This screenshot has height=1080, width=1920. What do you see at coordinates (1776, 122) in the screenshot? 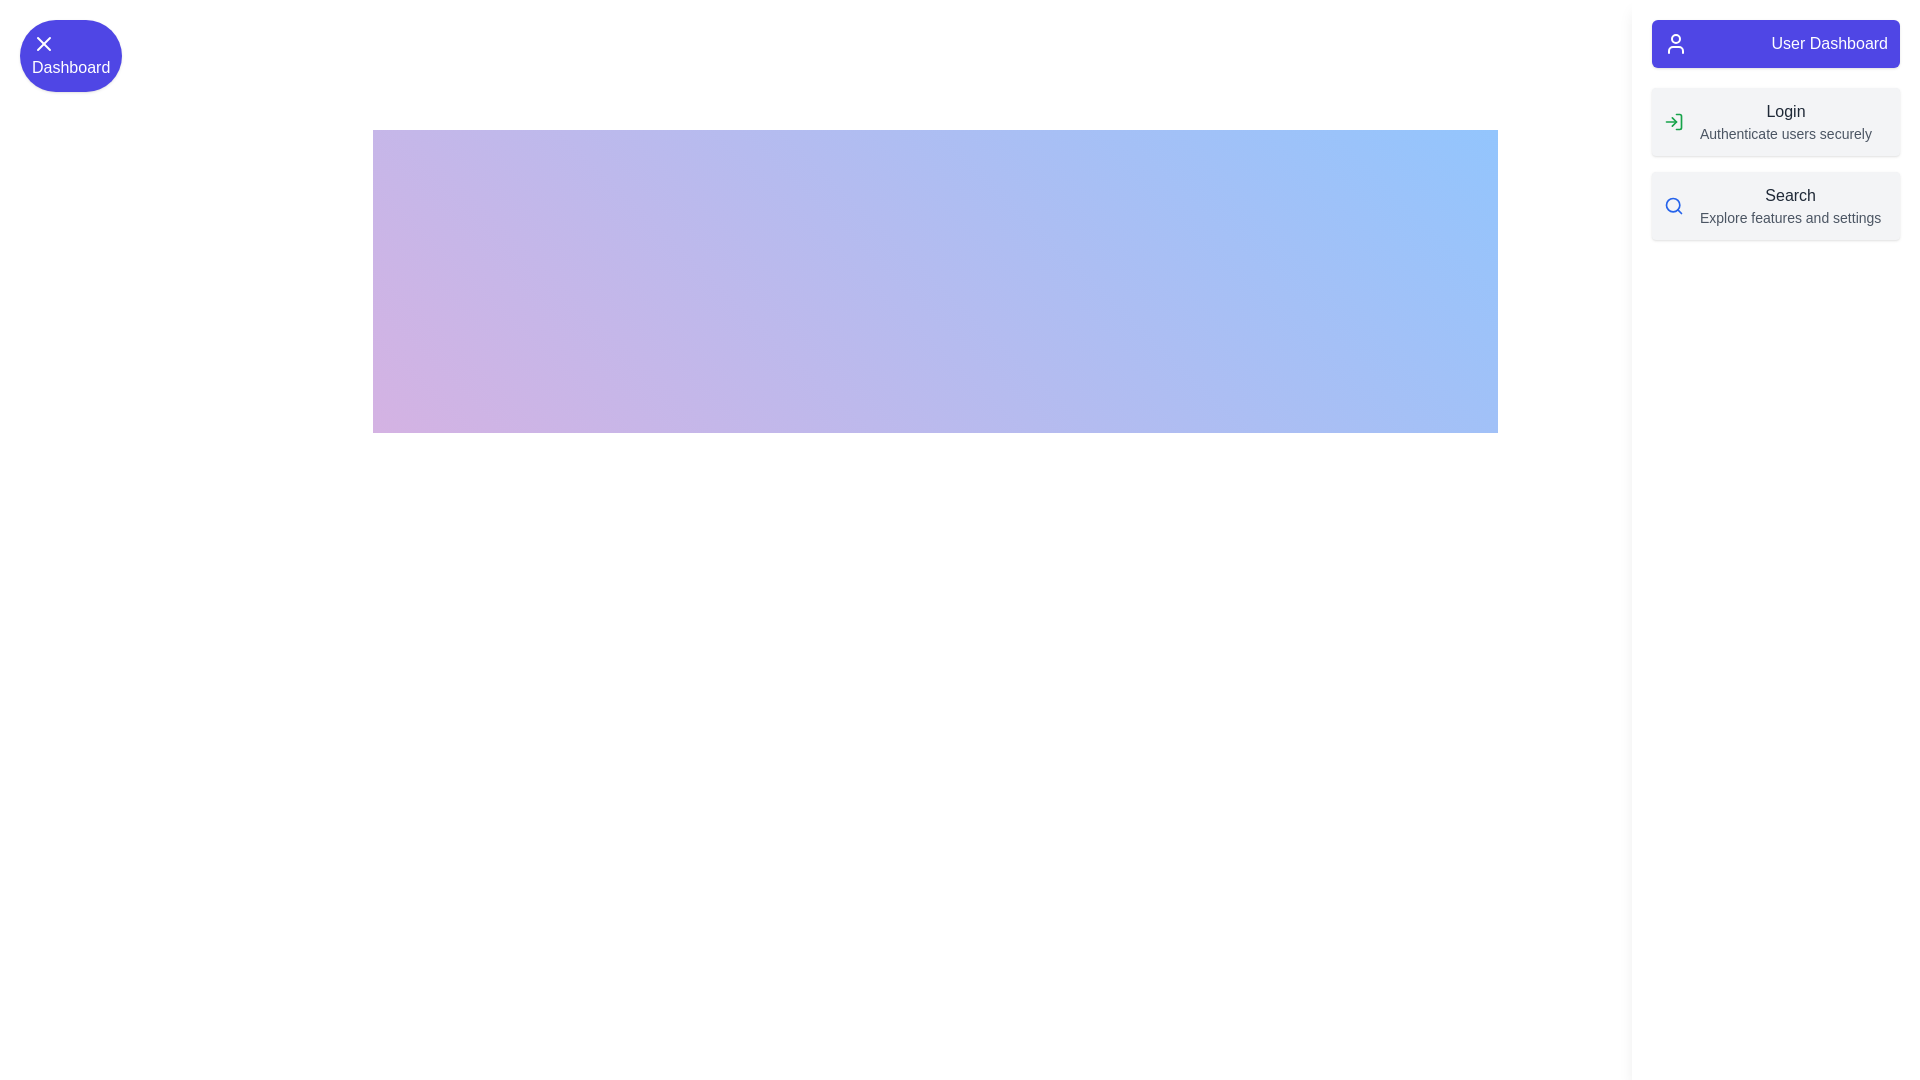
I see `the 'Login' option in the UserDashboardDrawer` at bounding box center [1776, 122].